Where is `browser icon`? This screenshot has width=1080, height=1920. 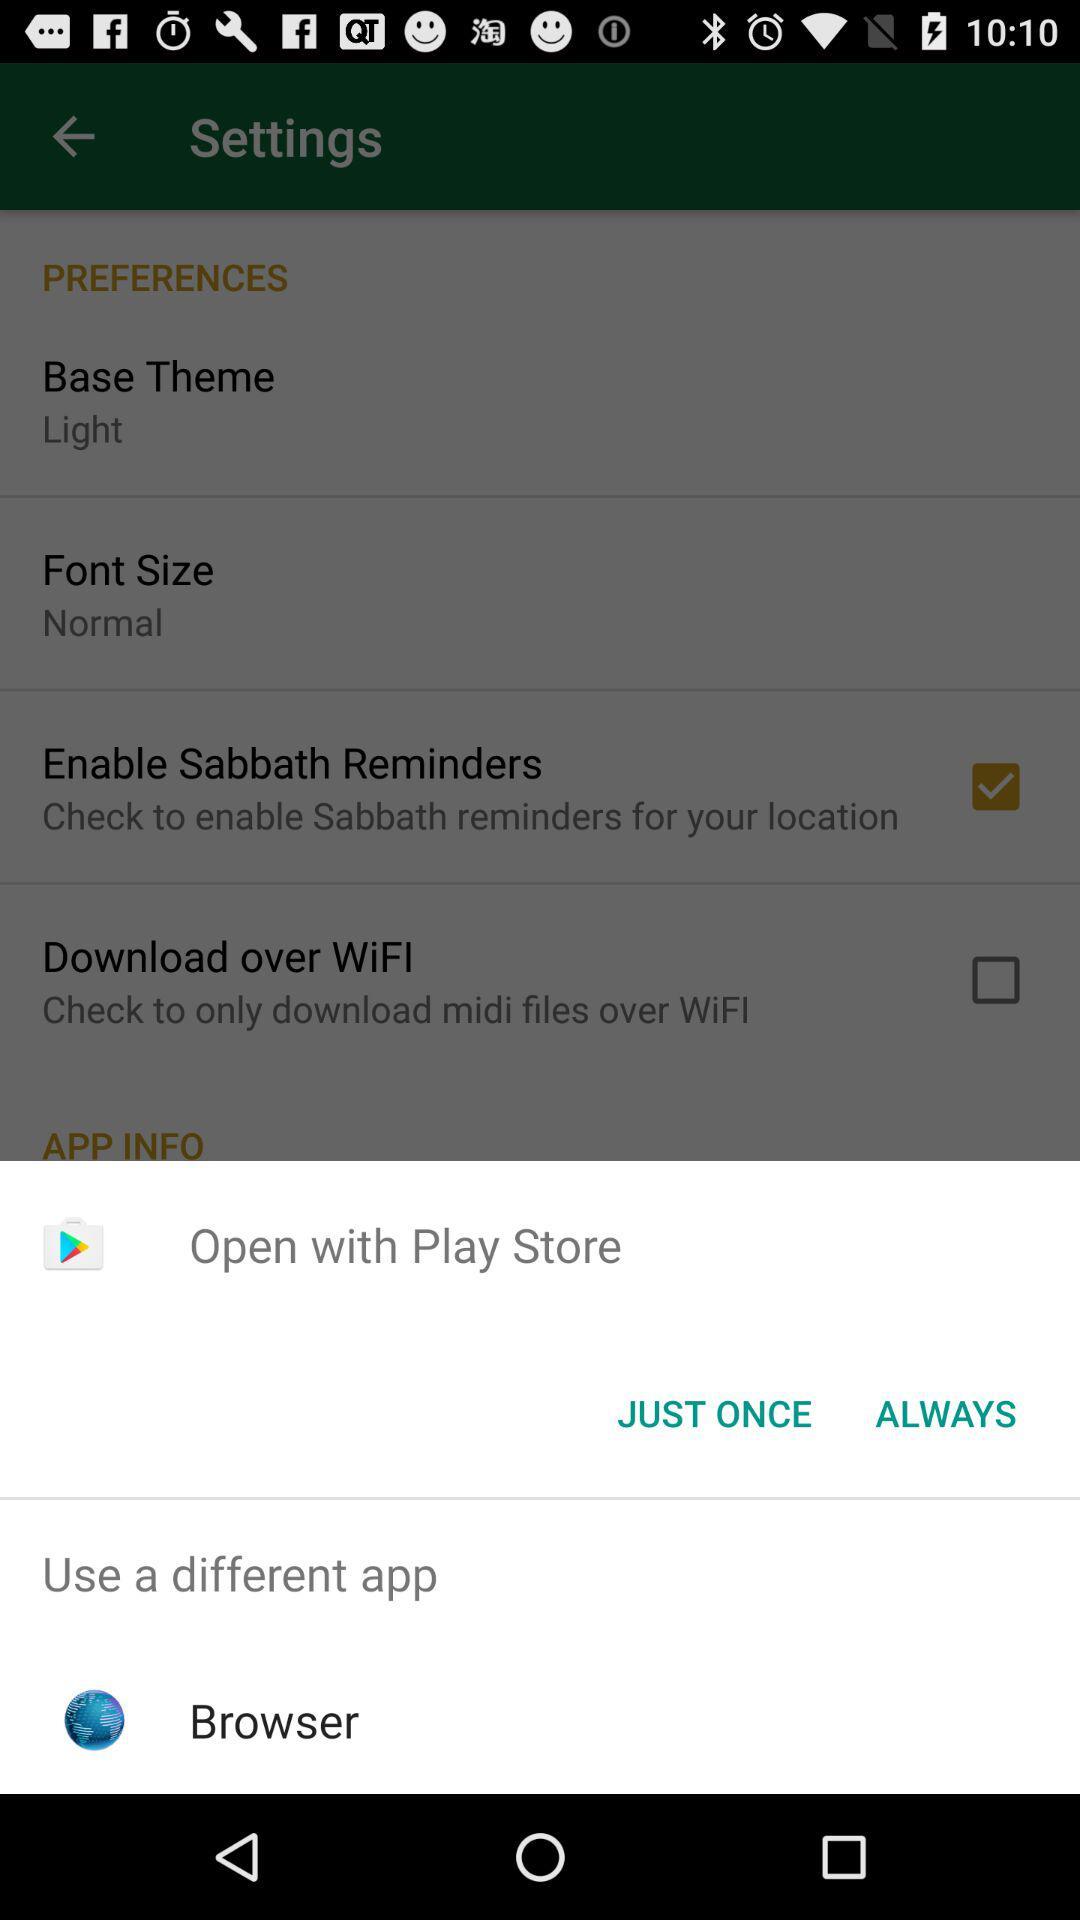 browser icon is located at coordinates (274, 1719).